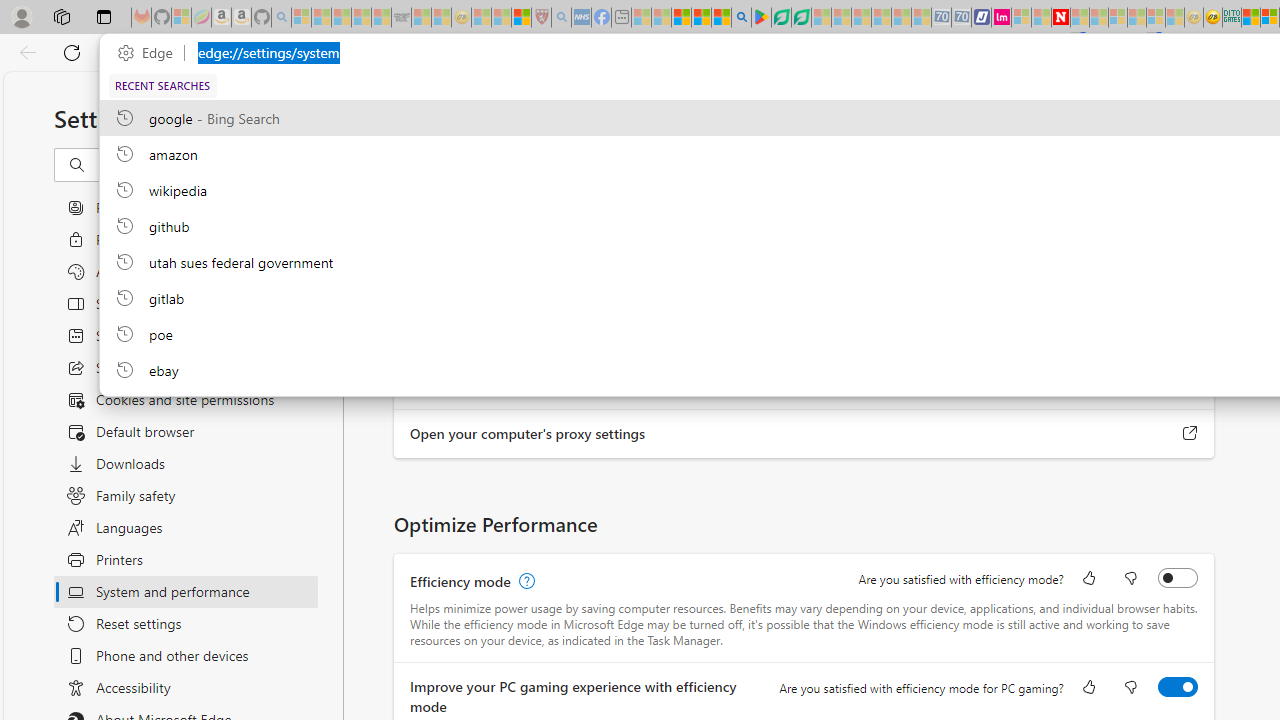  I want to click on 'Microsoft Word - consumer-privacy address update 2.2021', so click(801, 17).